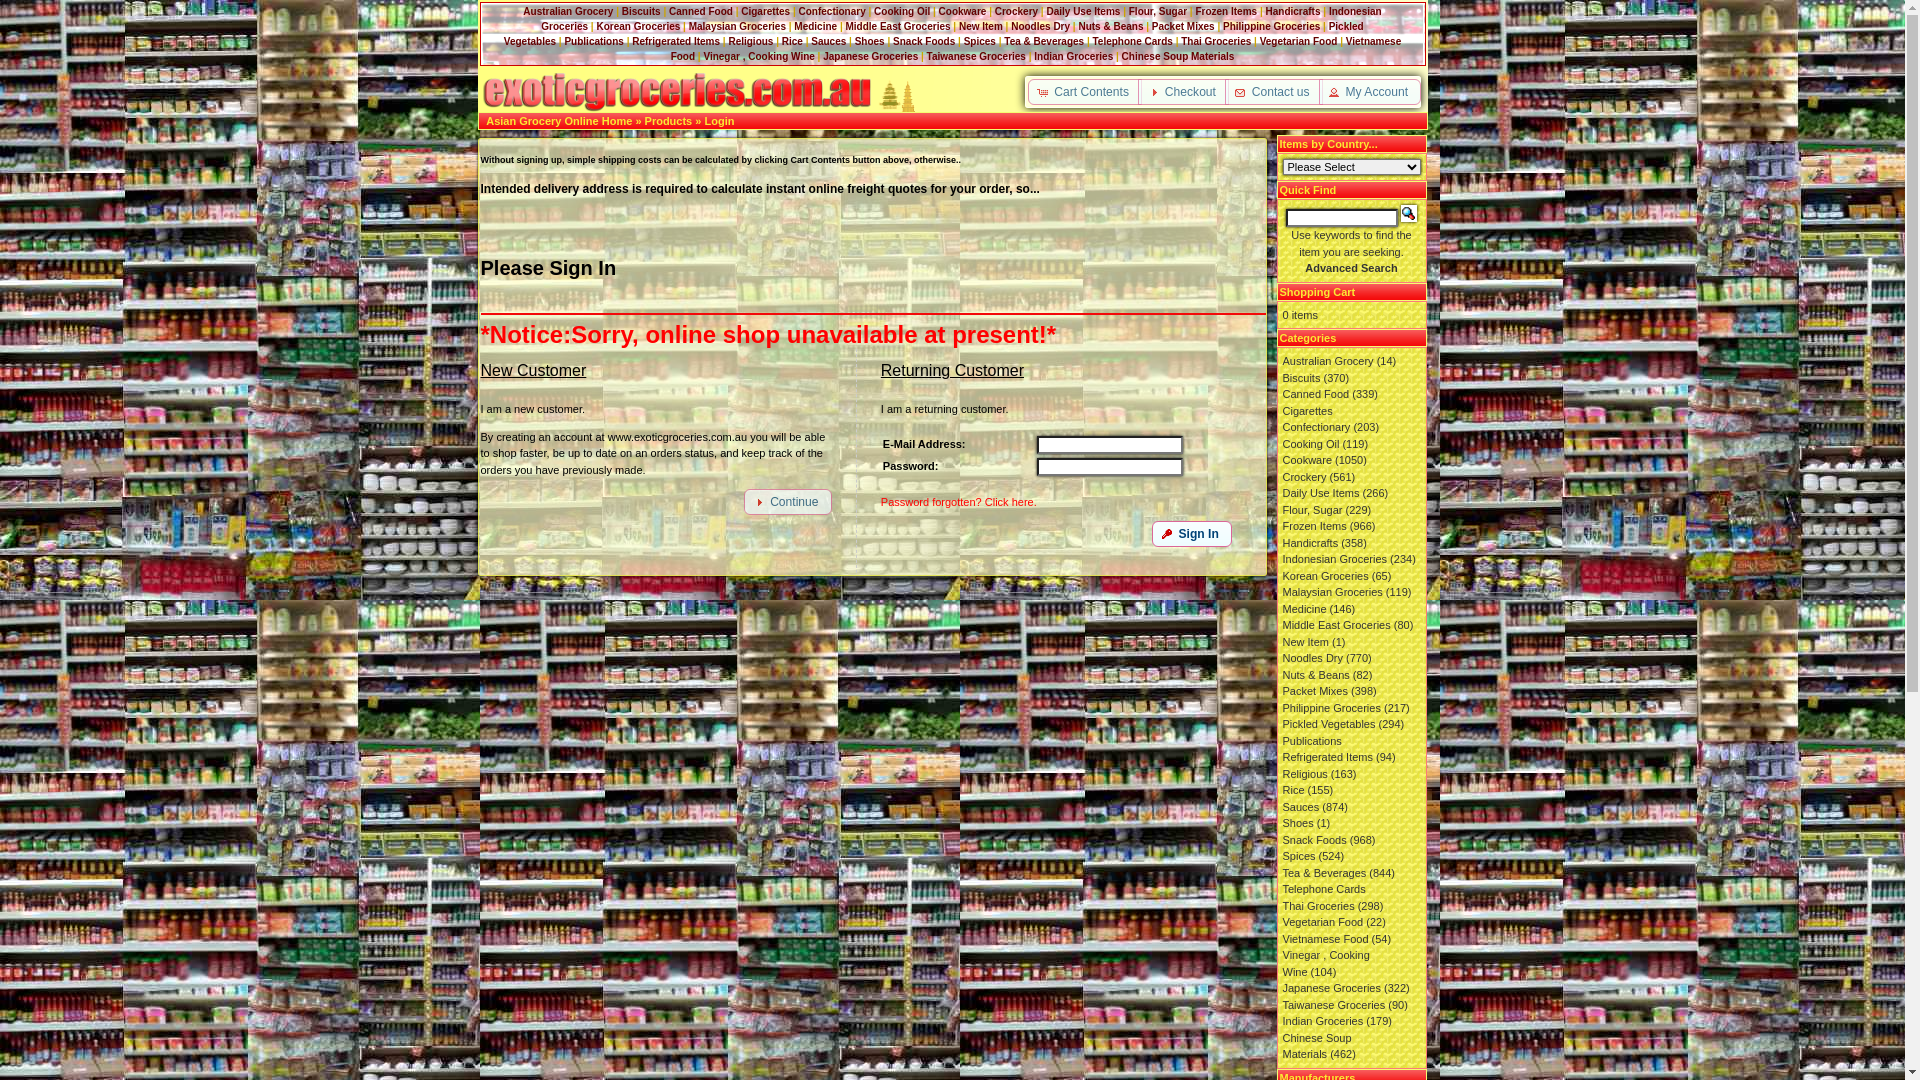 This screenshot has height=1080, width=1920. What do you see at coordinates (1281, 937) in the screenshot?
I see `'Vietnamese Food'` at bounding box center [1281, 937].